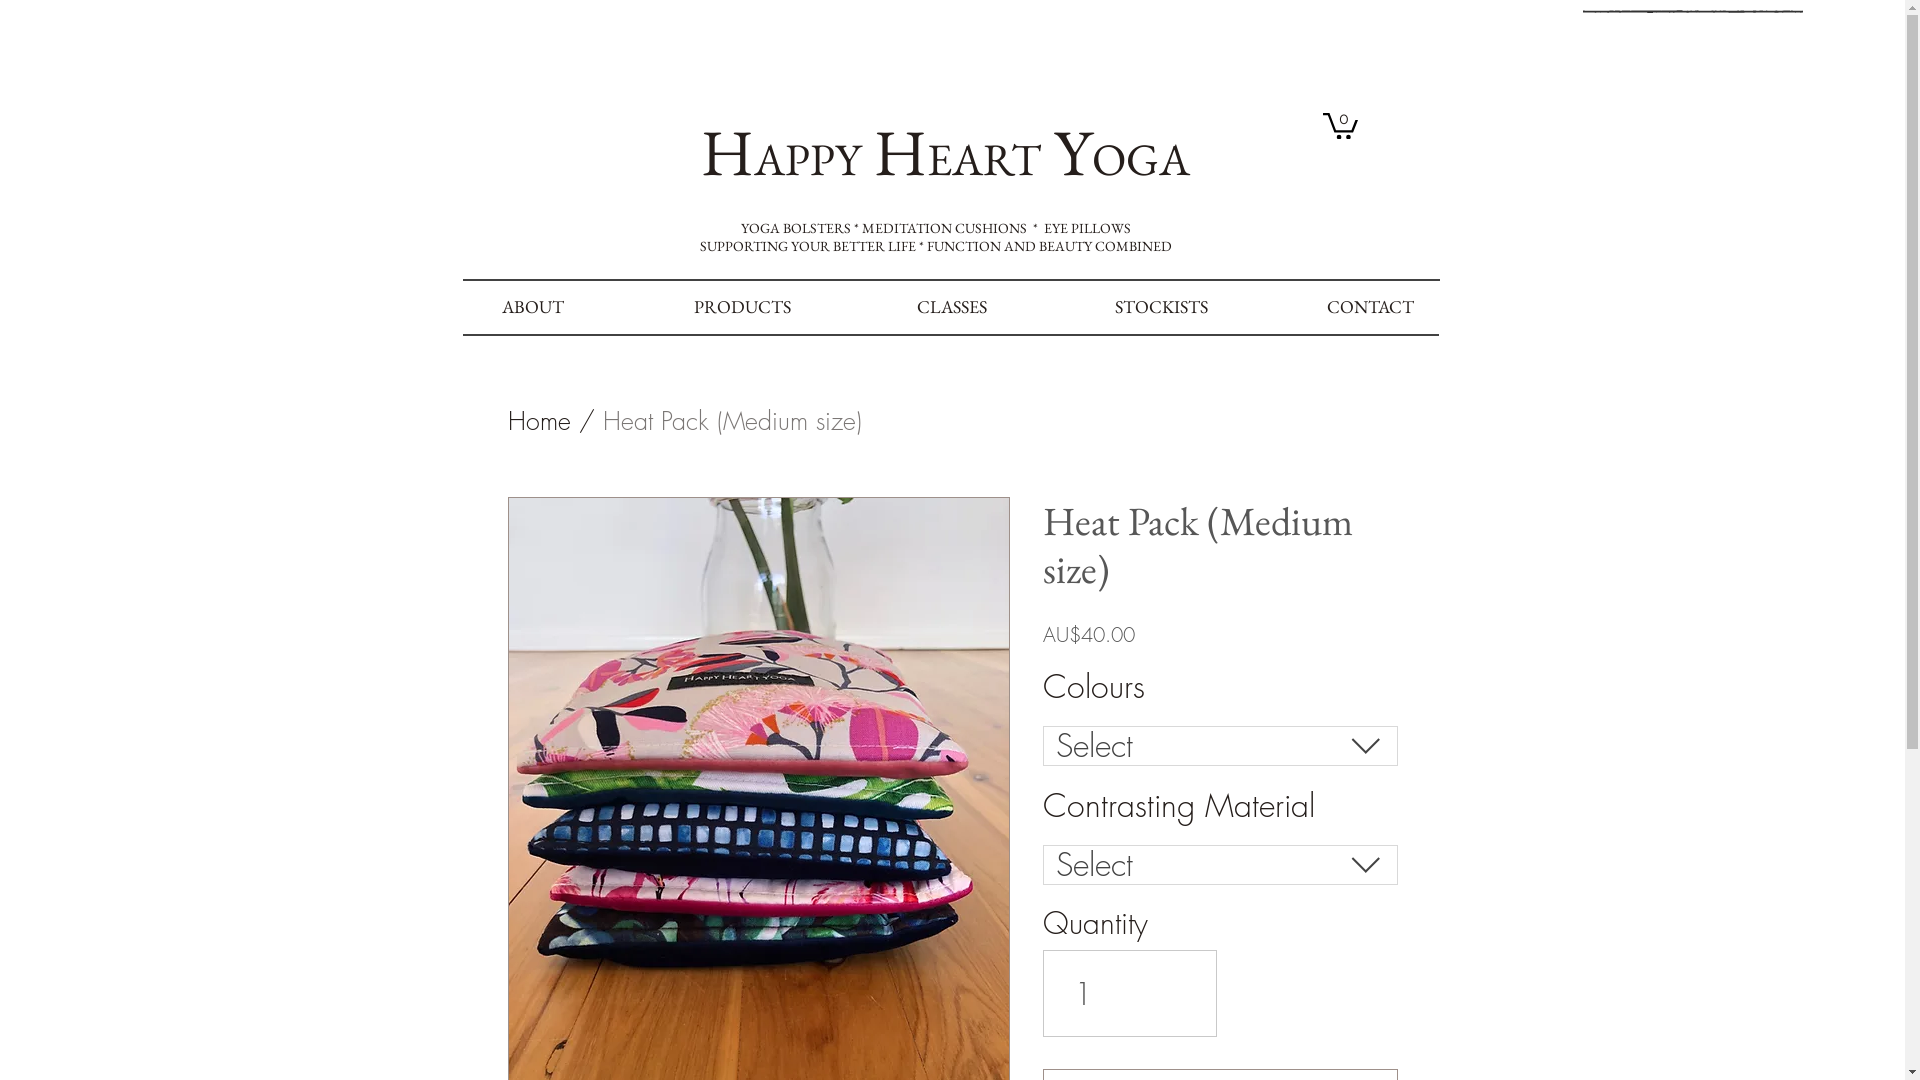 This screenshot has width=1920, height=1080. Describe the element at coordinates (730, 419) in the screenshot. I see `'Heat Pack (Medium size)'` at that location.